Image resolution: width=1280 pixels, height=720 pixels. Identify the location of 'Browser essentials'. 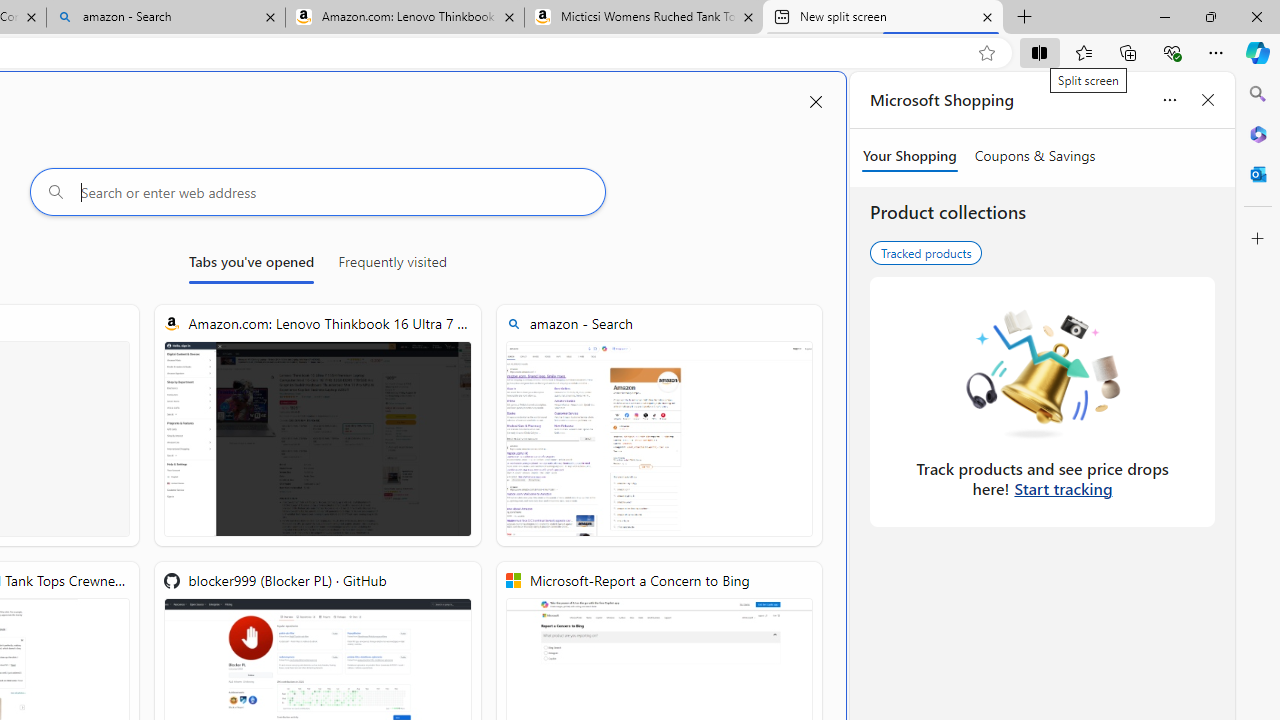
(1171, 51).